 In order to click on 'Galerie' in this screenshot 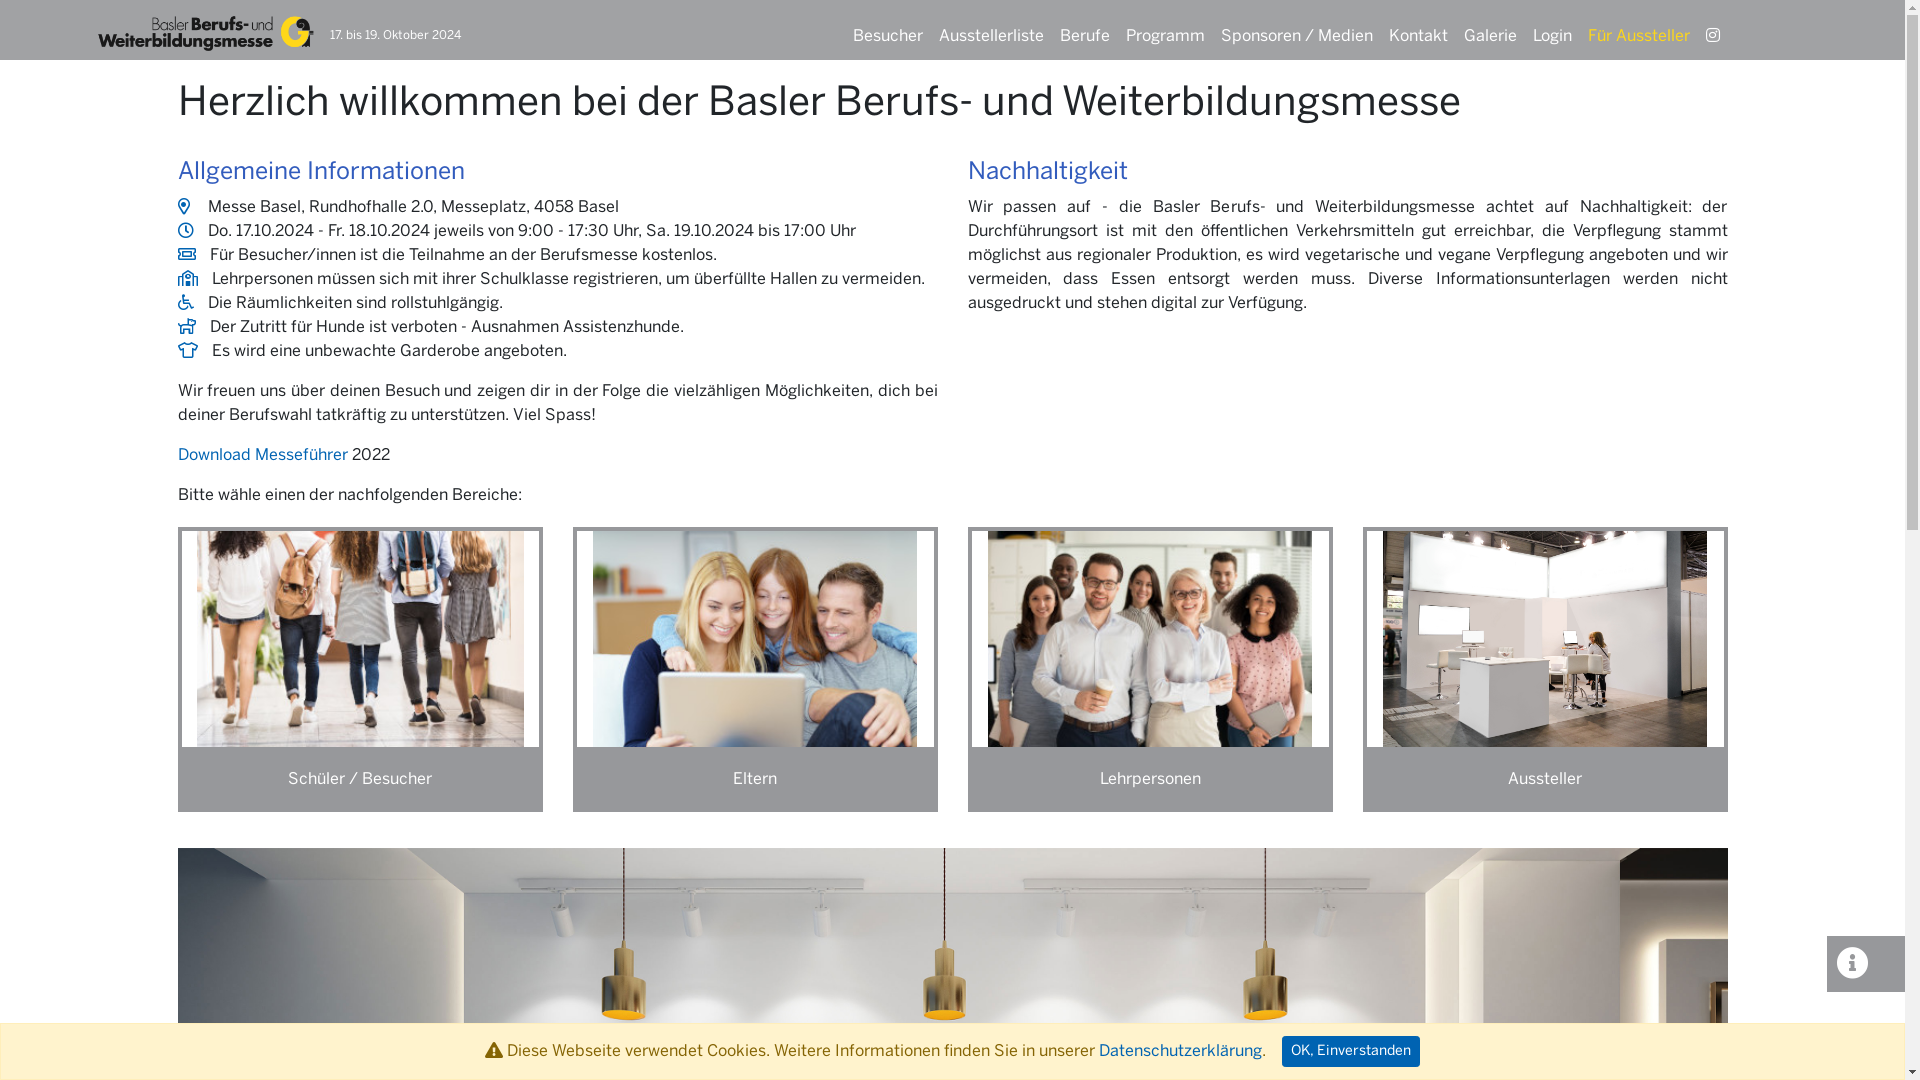, I will do `click(1490, 30)`.